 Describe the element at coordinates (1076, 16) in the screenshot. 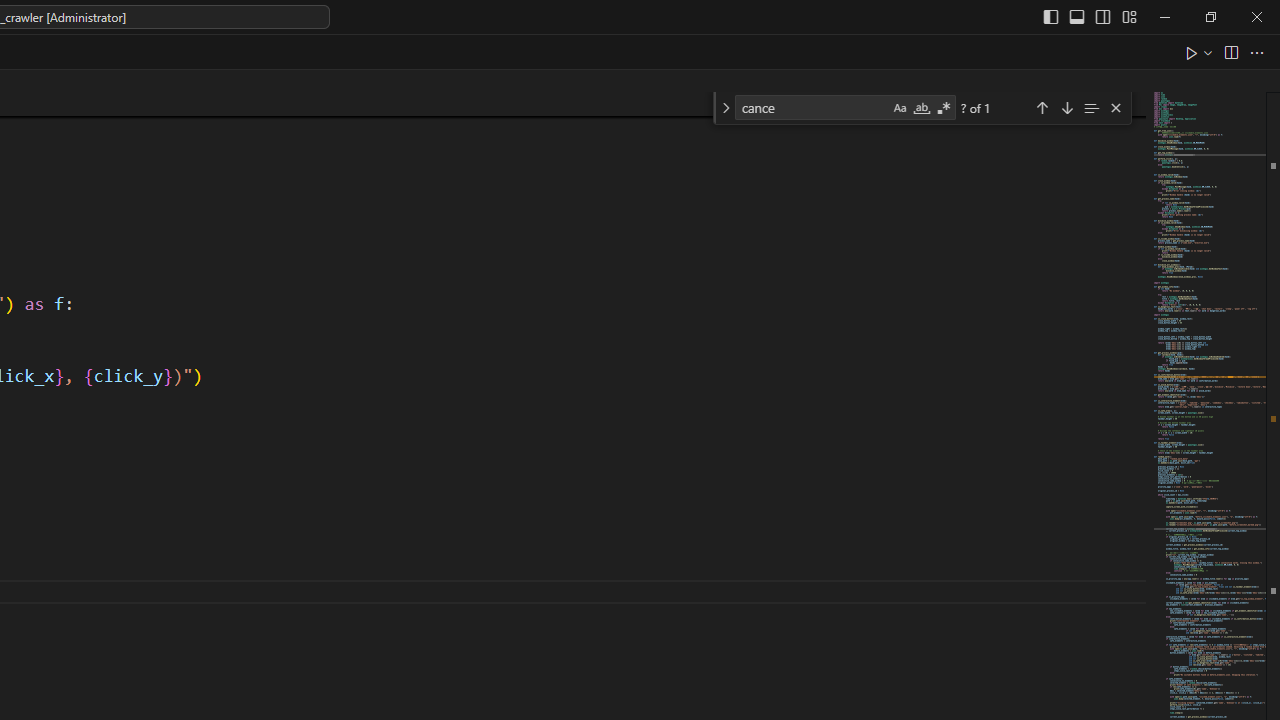

I see `'Toggle Panel (Ctrl+J)'` at that location.